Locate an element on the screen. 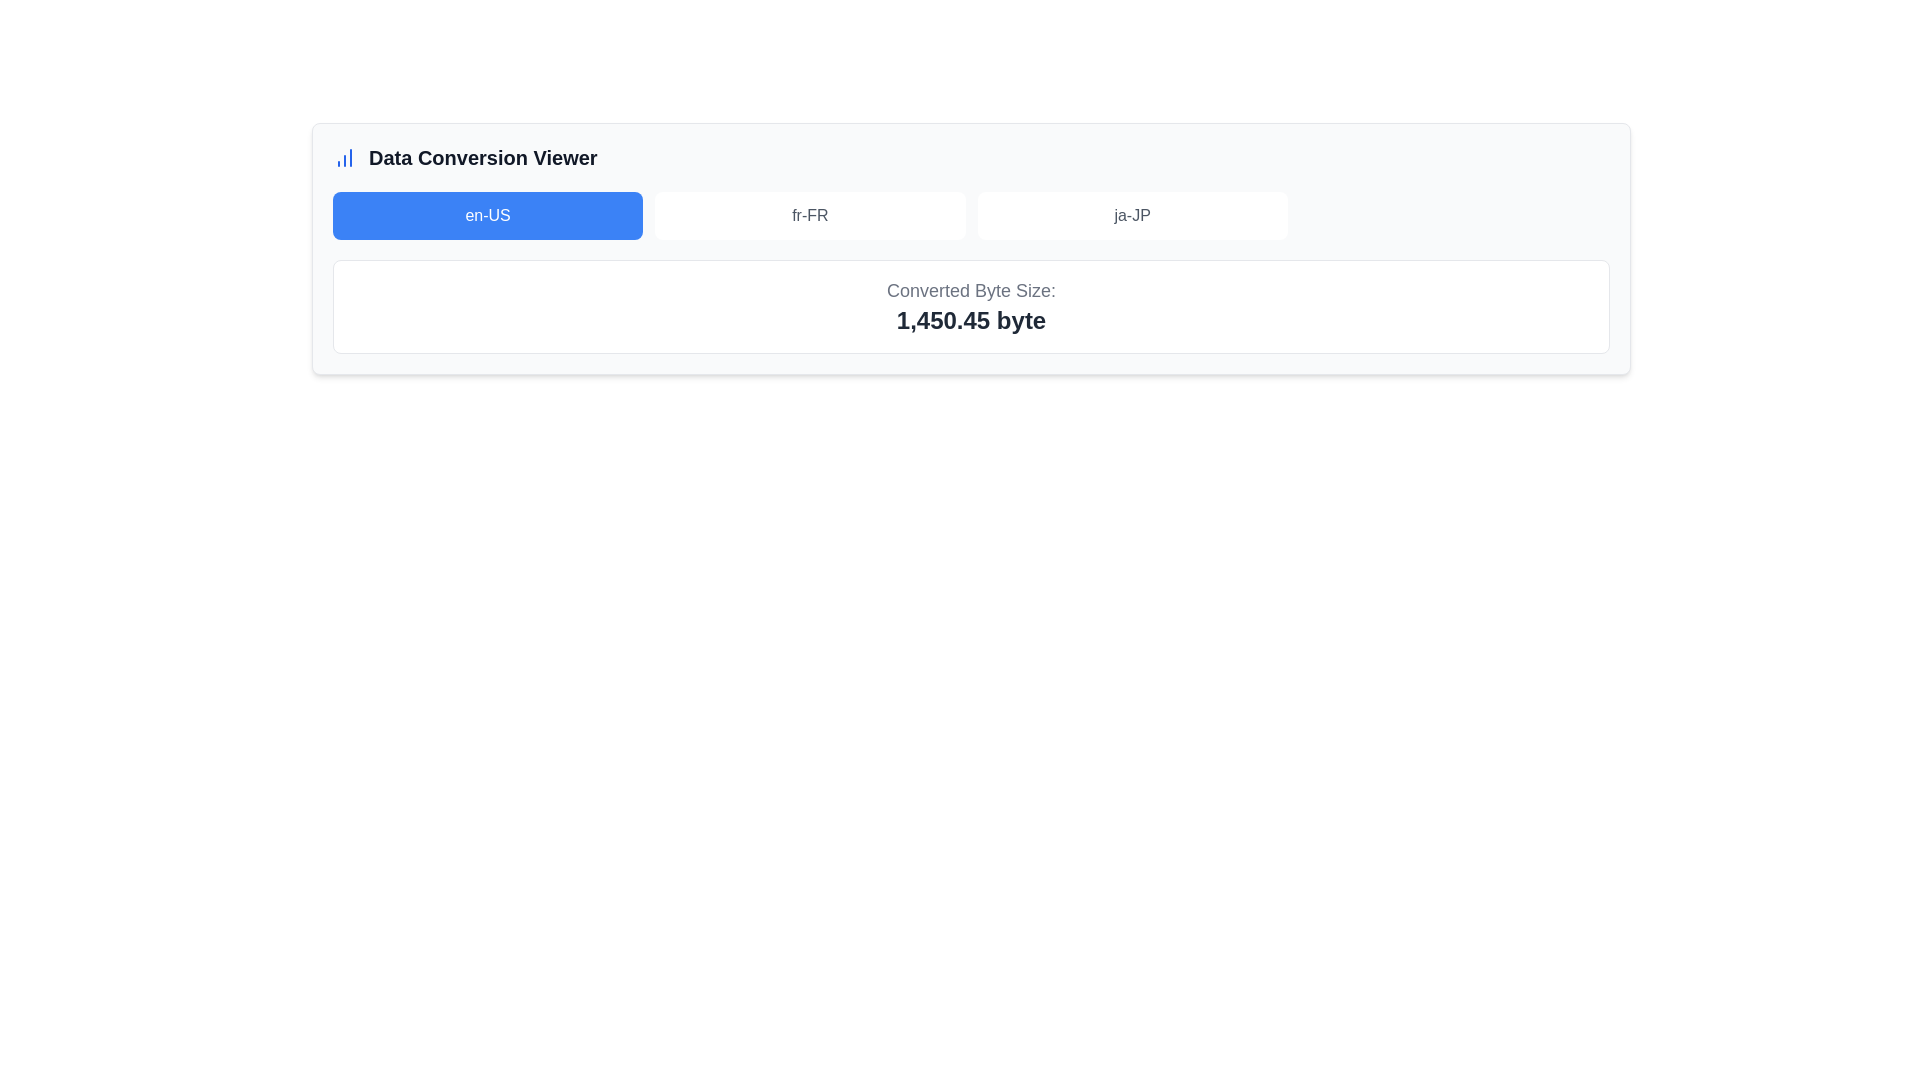  information displayed in the Text Display that presents the result of a data conversion process, specifically indicating a size value in bytes, located below the label 'Converted Byte Size' is located at coordinates (971, 319).